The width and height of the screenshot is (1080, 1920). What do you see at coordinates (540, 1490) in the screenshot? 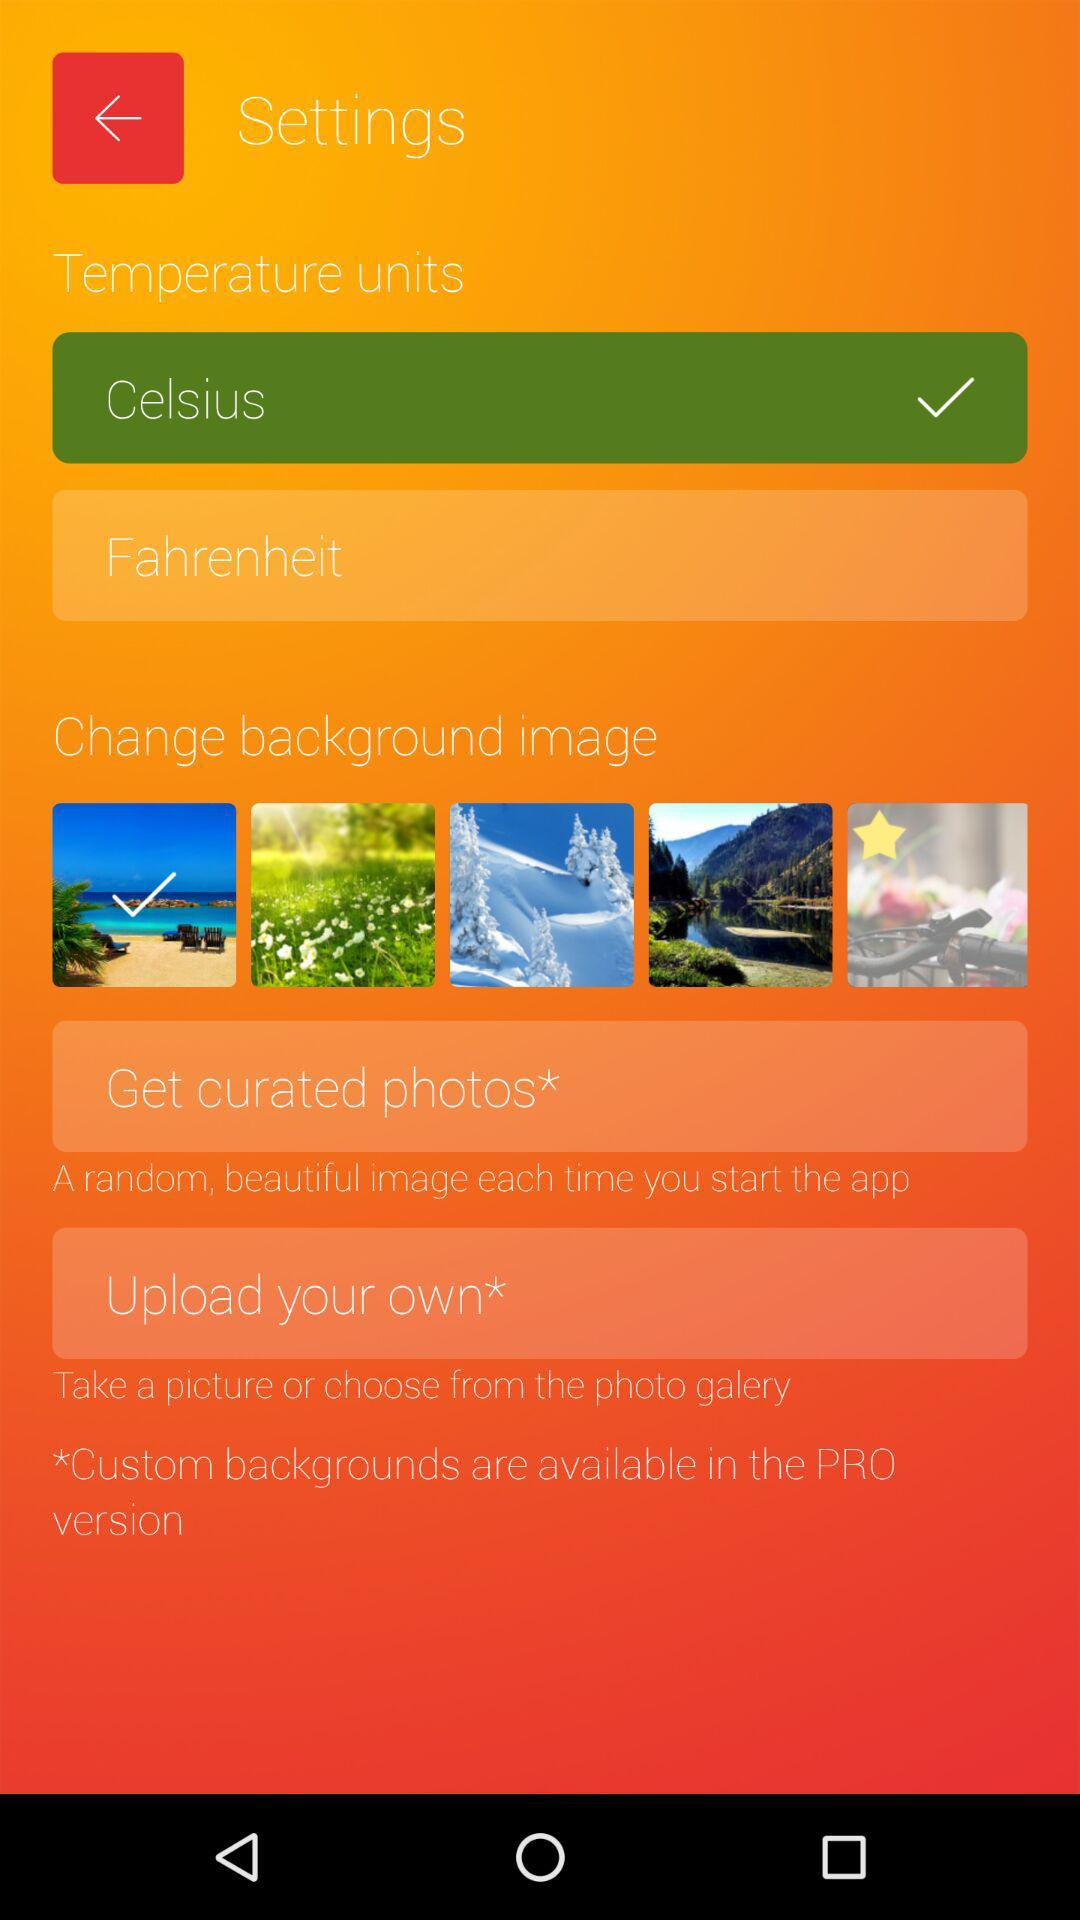
I see `custom backgrounds are icon` at bounding box center [540, 1490].